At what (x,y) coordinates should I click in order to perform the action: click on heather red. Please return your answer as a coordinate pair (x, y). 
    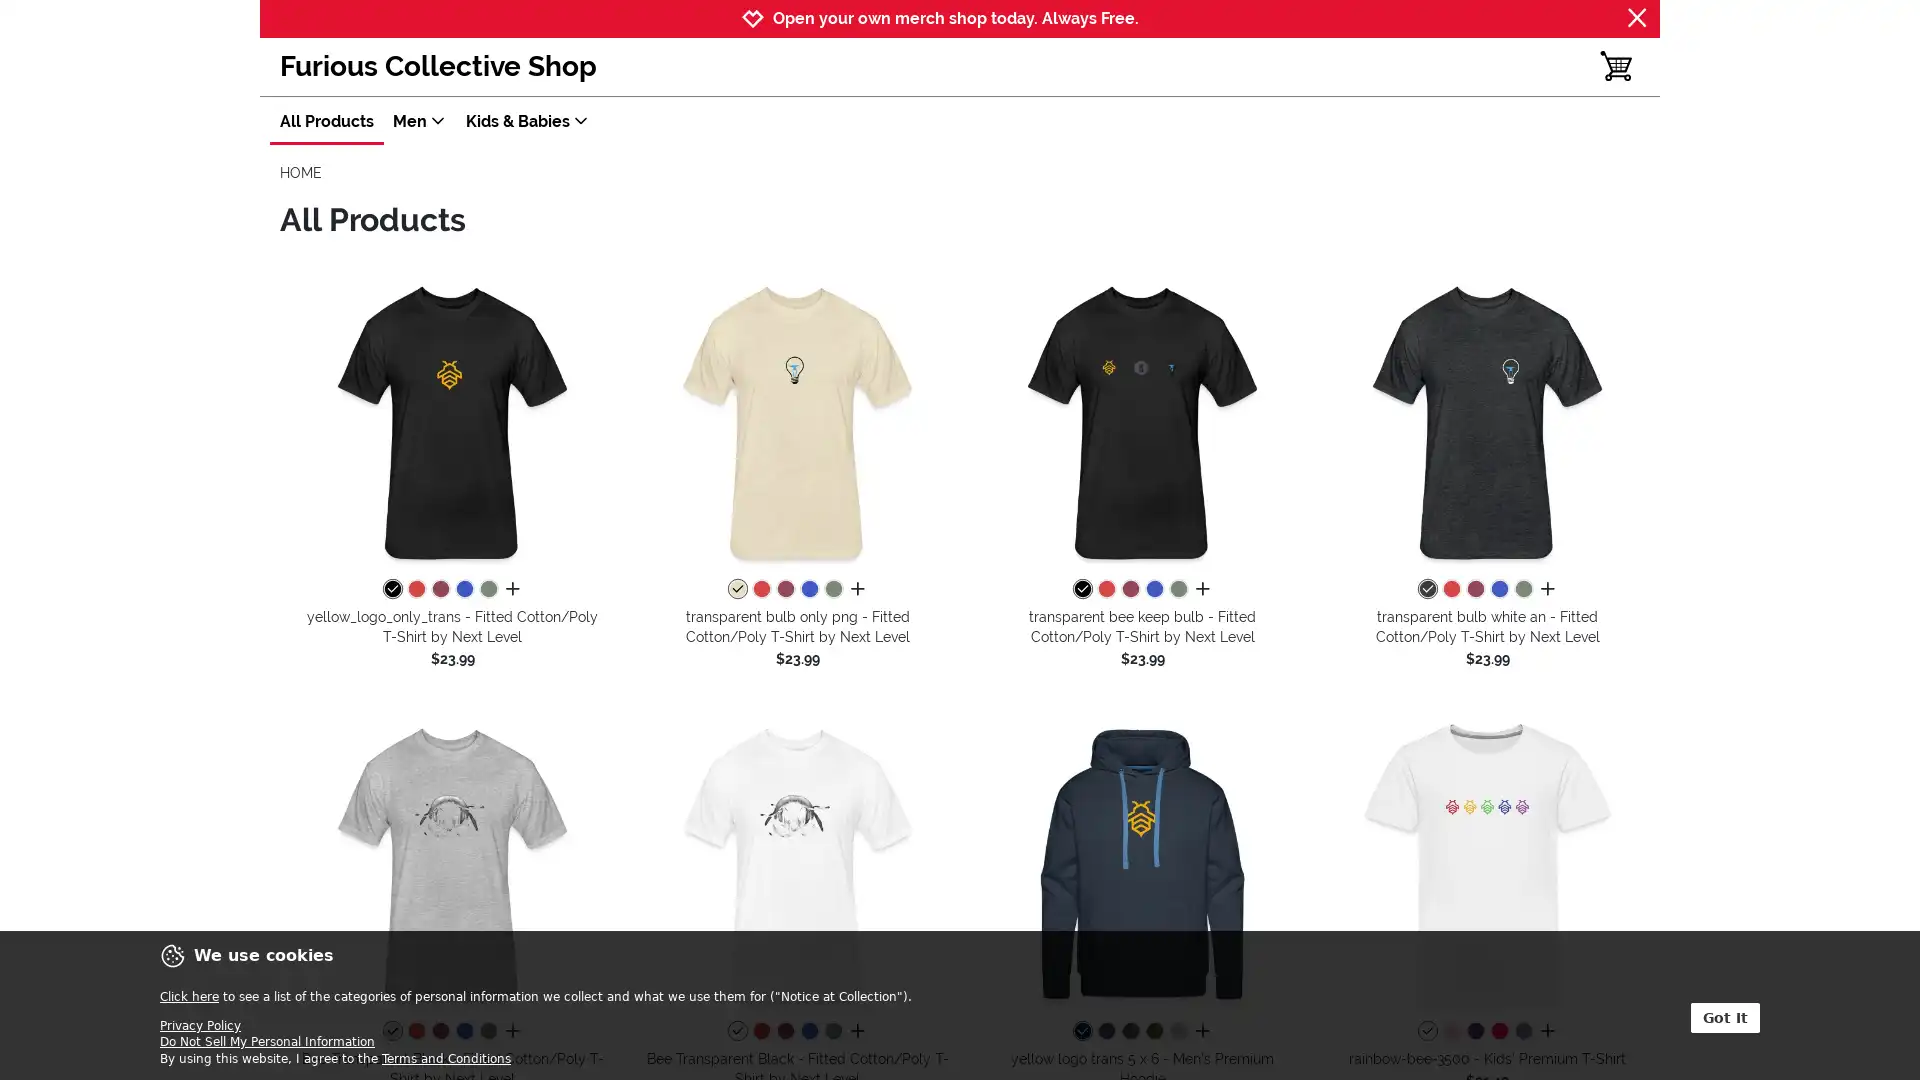
    Looking at the image, I should click on (1104, 589).